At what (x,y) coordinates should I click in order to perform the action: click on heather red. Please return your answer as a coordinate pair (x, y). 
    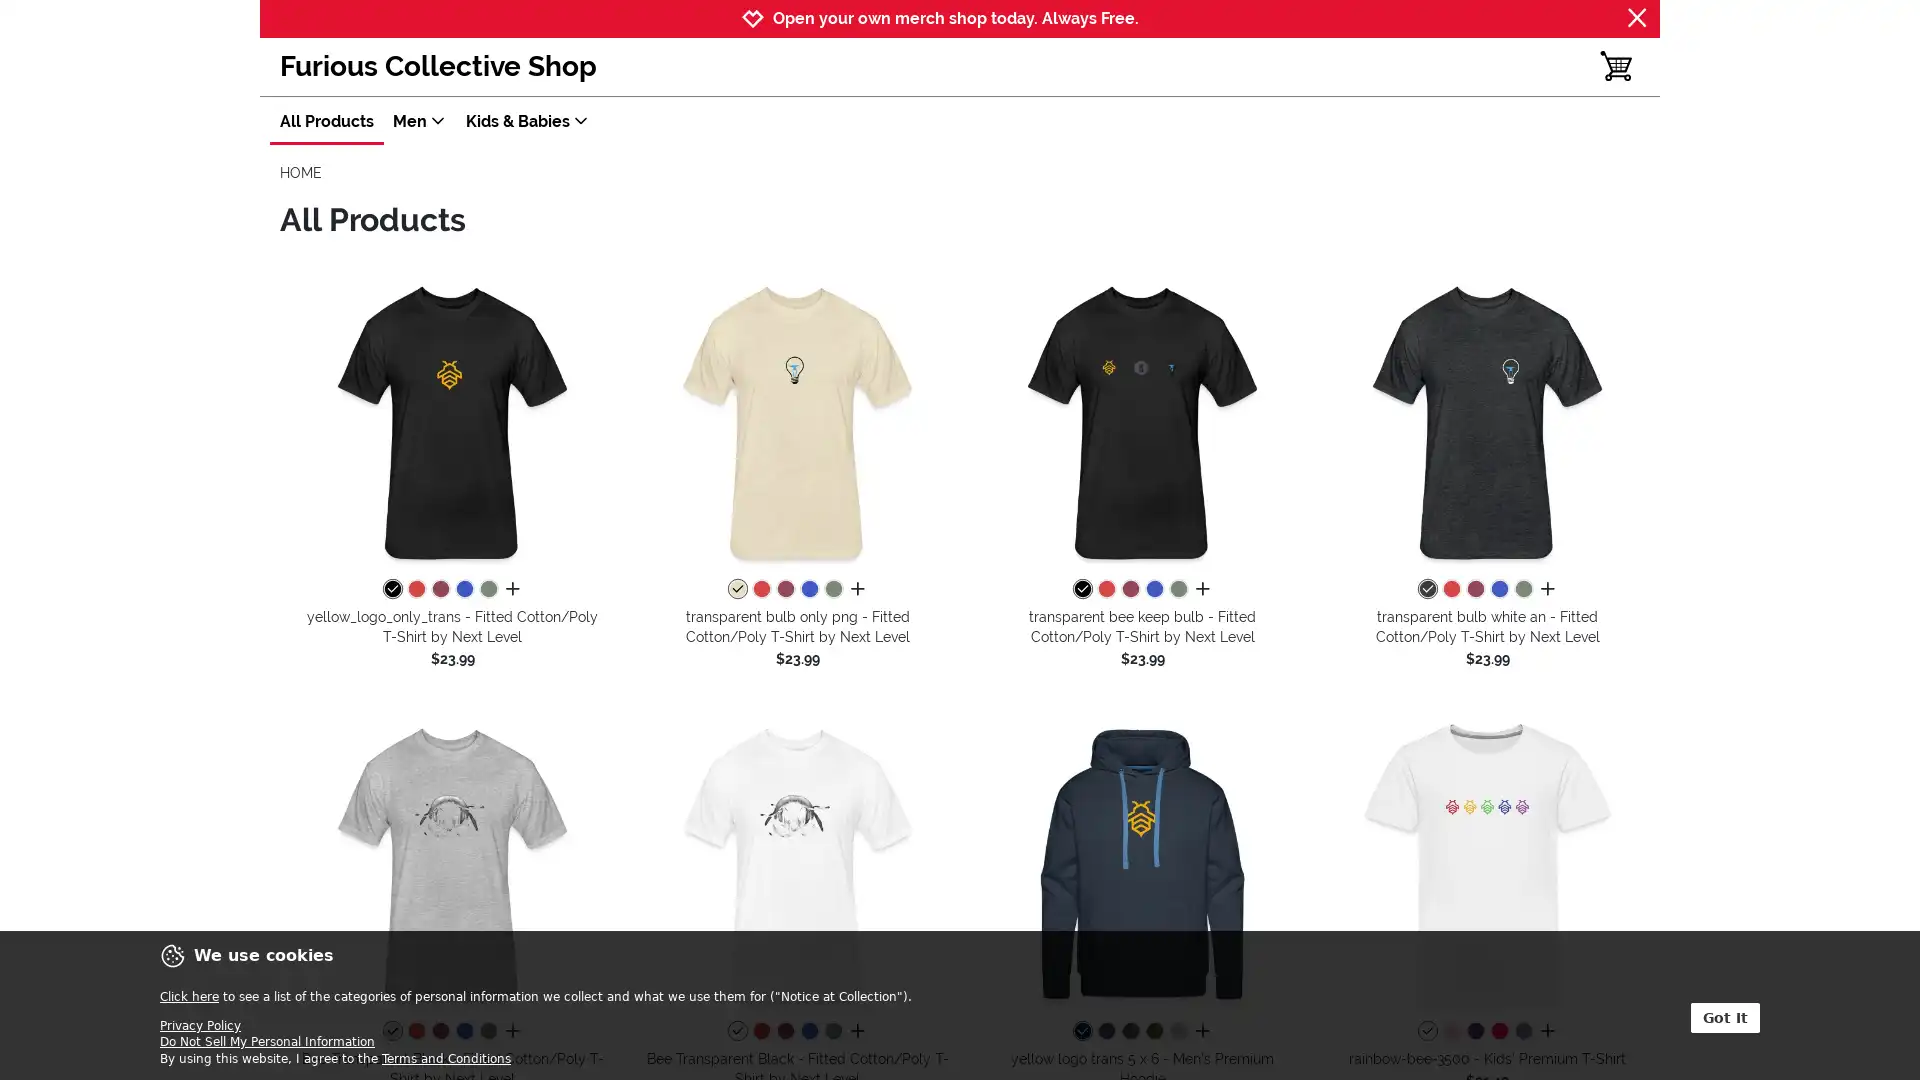
    Looking at the image, I should click on (1104, 589).